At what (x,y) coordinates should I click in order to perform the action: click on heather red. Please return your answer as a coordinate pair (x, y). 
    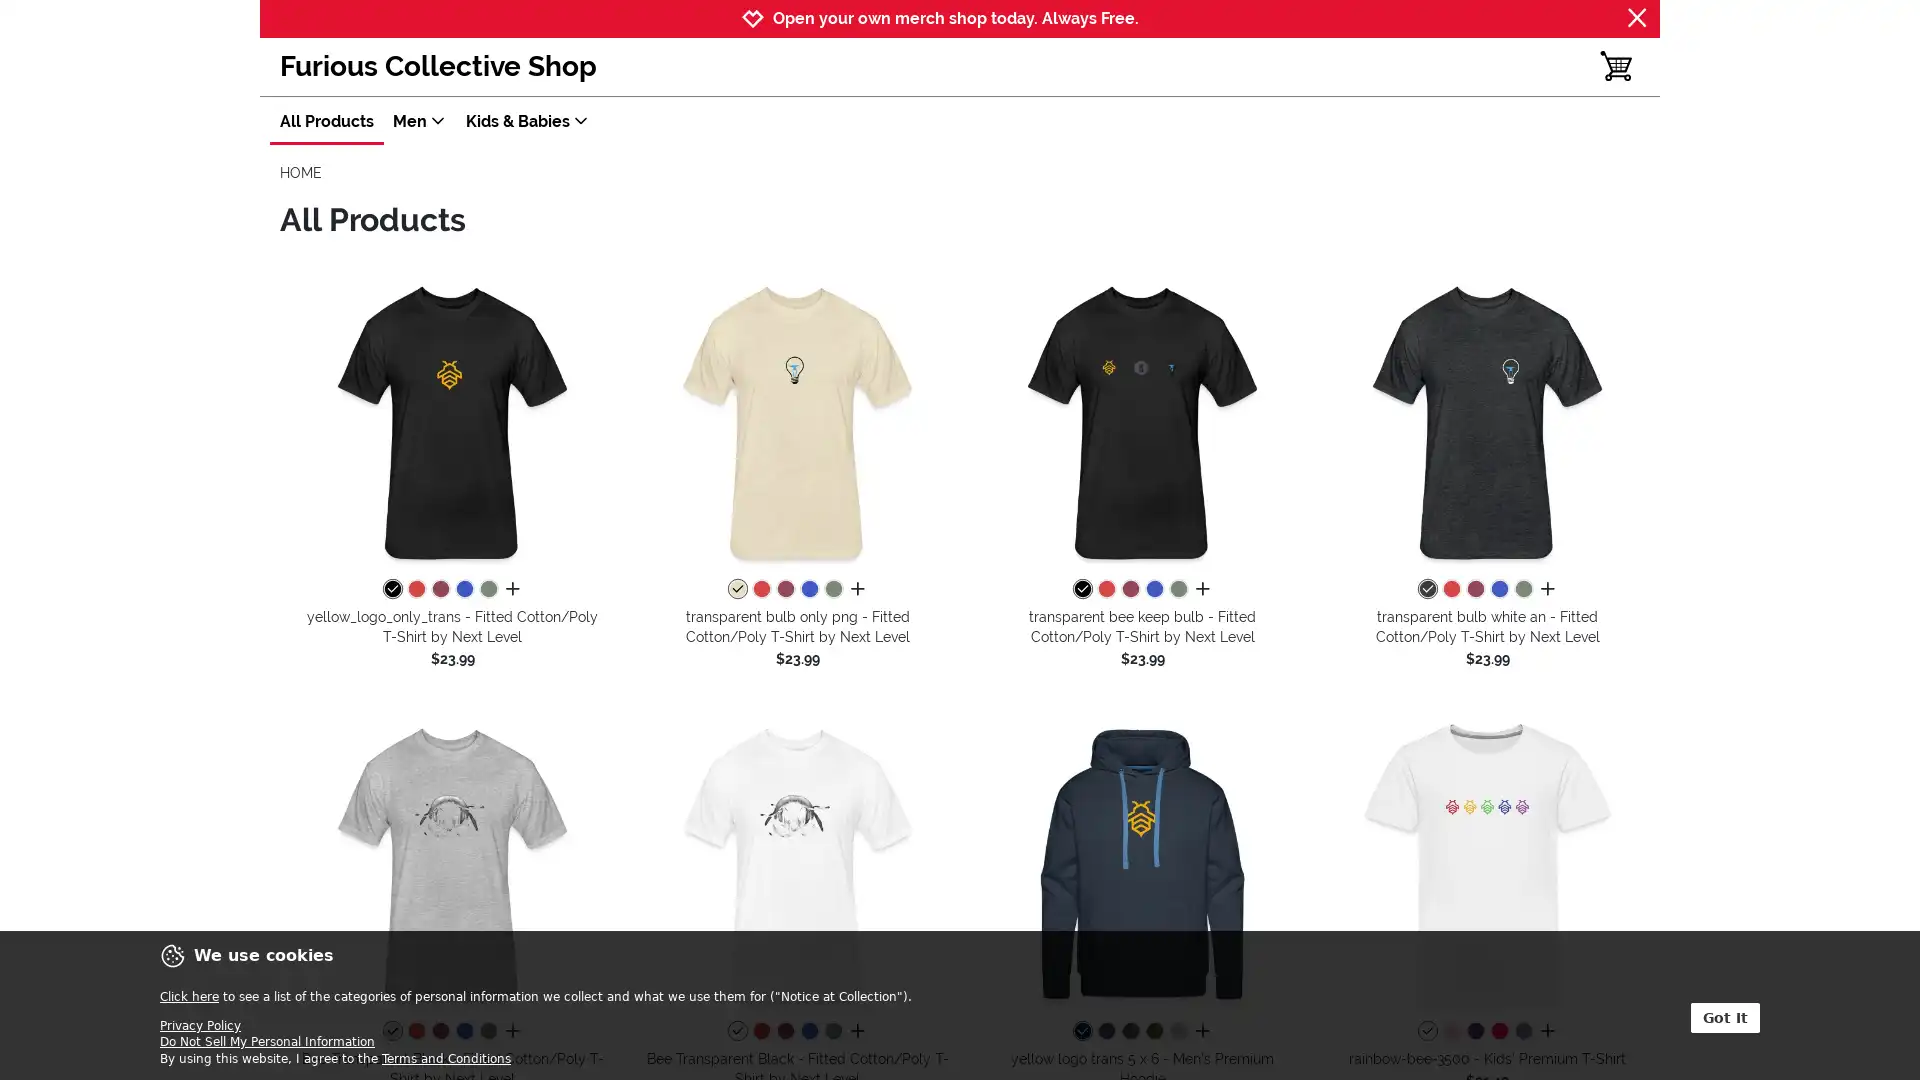
    Looking at the image, I should click on (1104, 589).